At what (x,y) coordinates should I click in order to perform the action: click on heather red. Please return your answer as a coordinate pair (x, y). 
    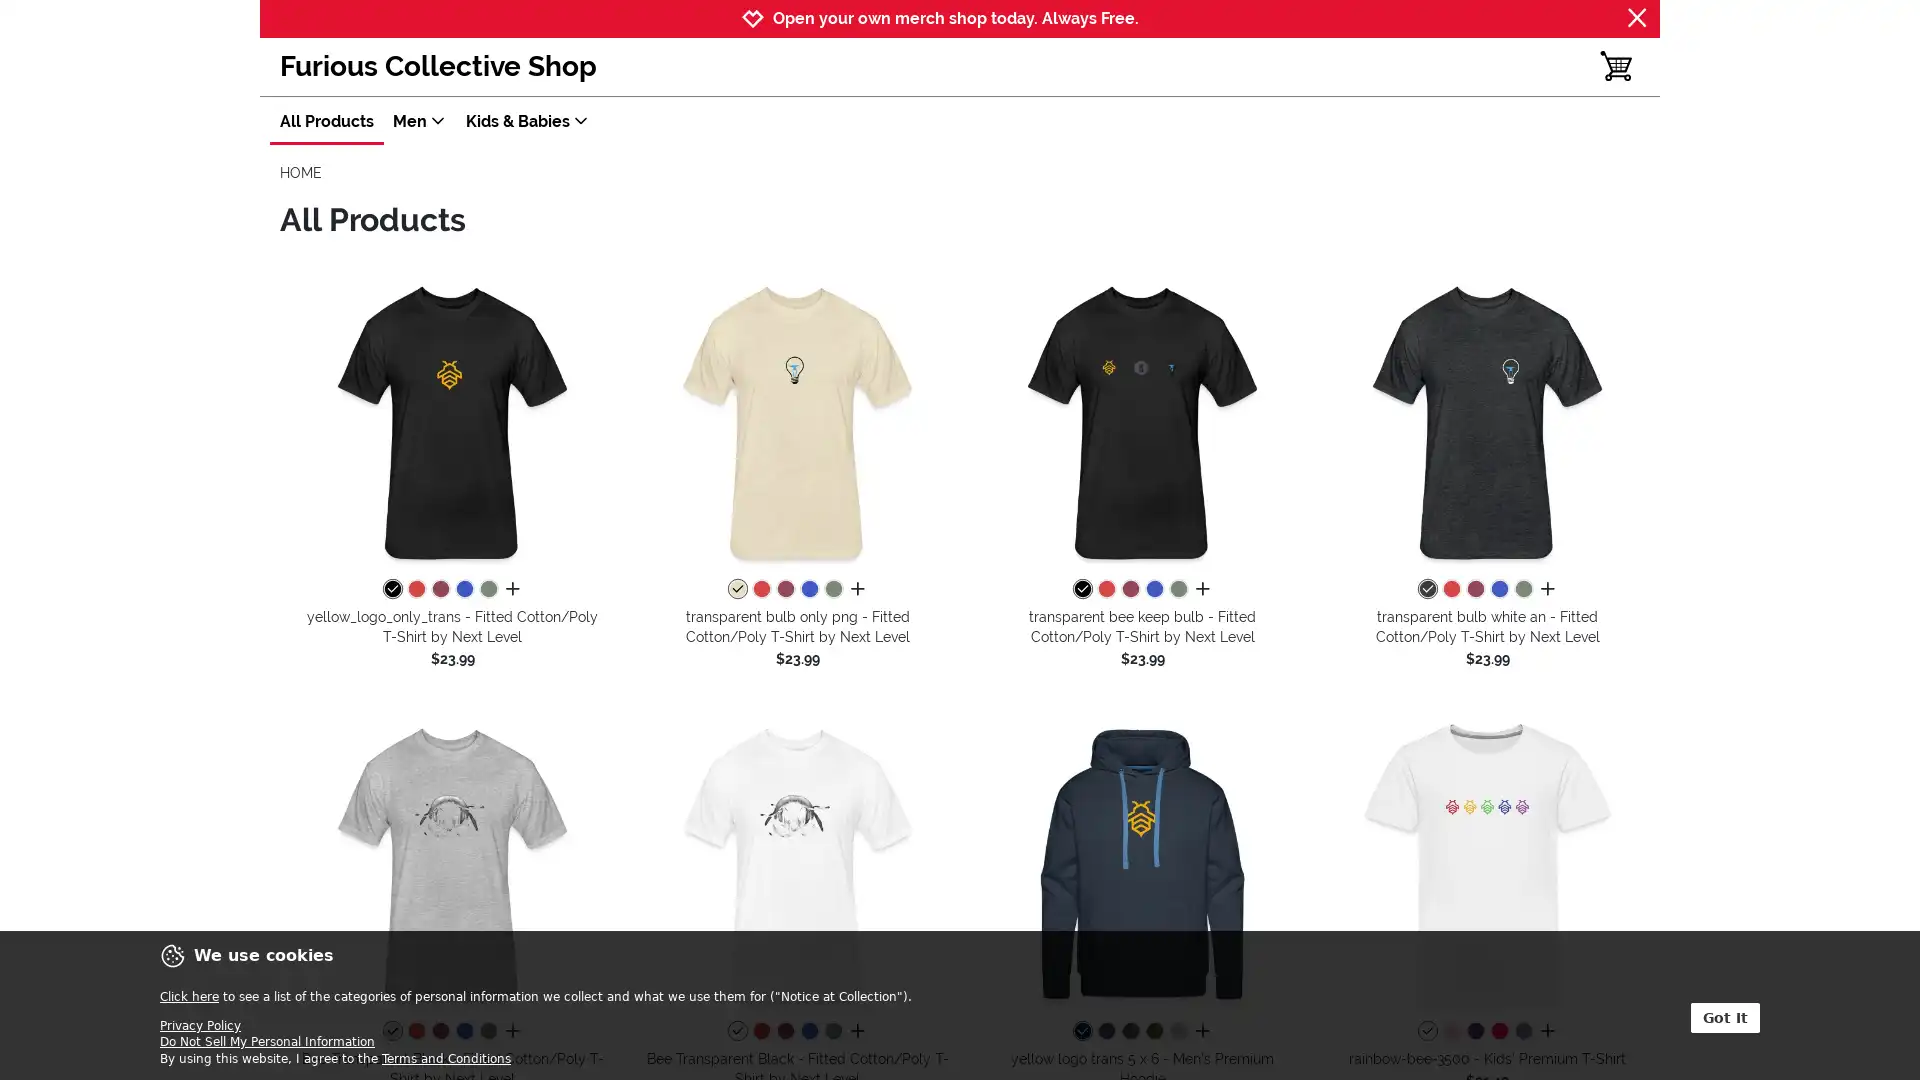
    Looking at the image, I should click on (1104, 589).